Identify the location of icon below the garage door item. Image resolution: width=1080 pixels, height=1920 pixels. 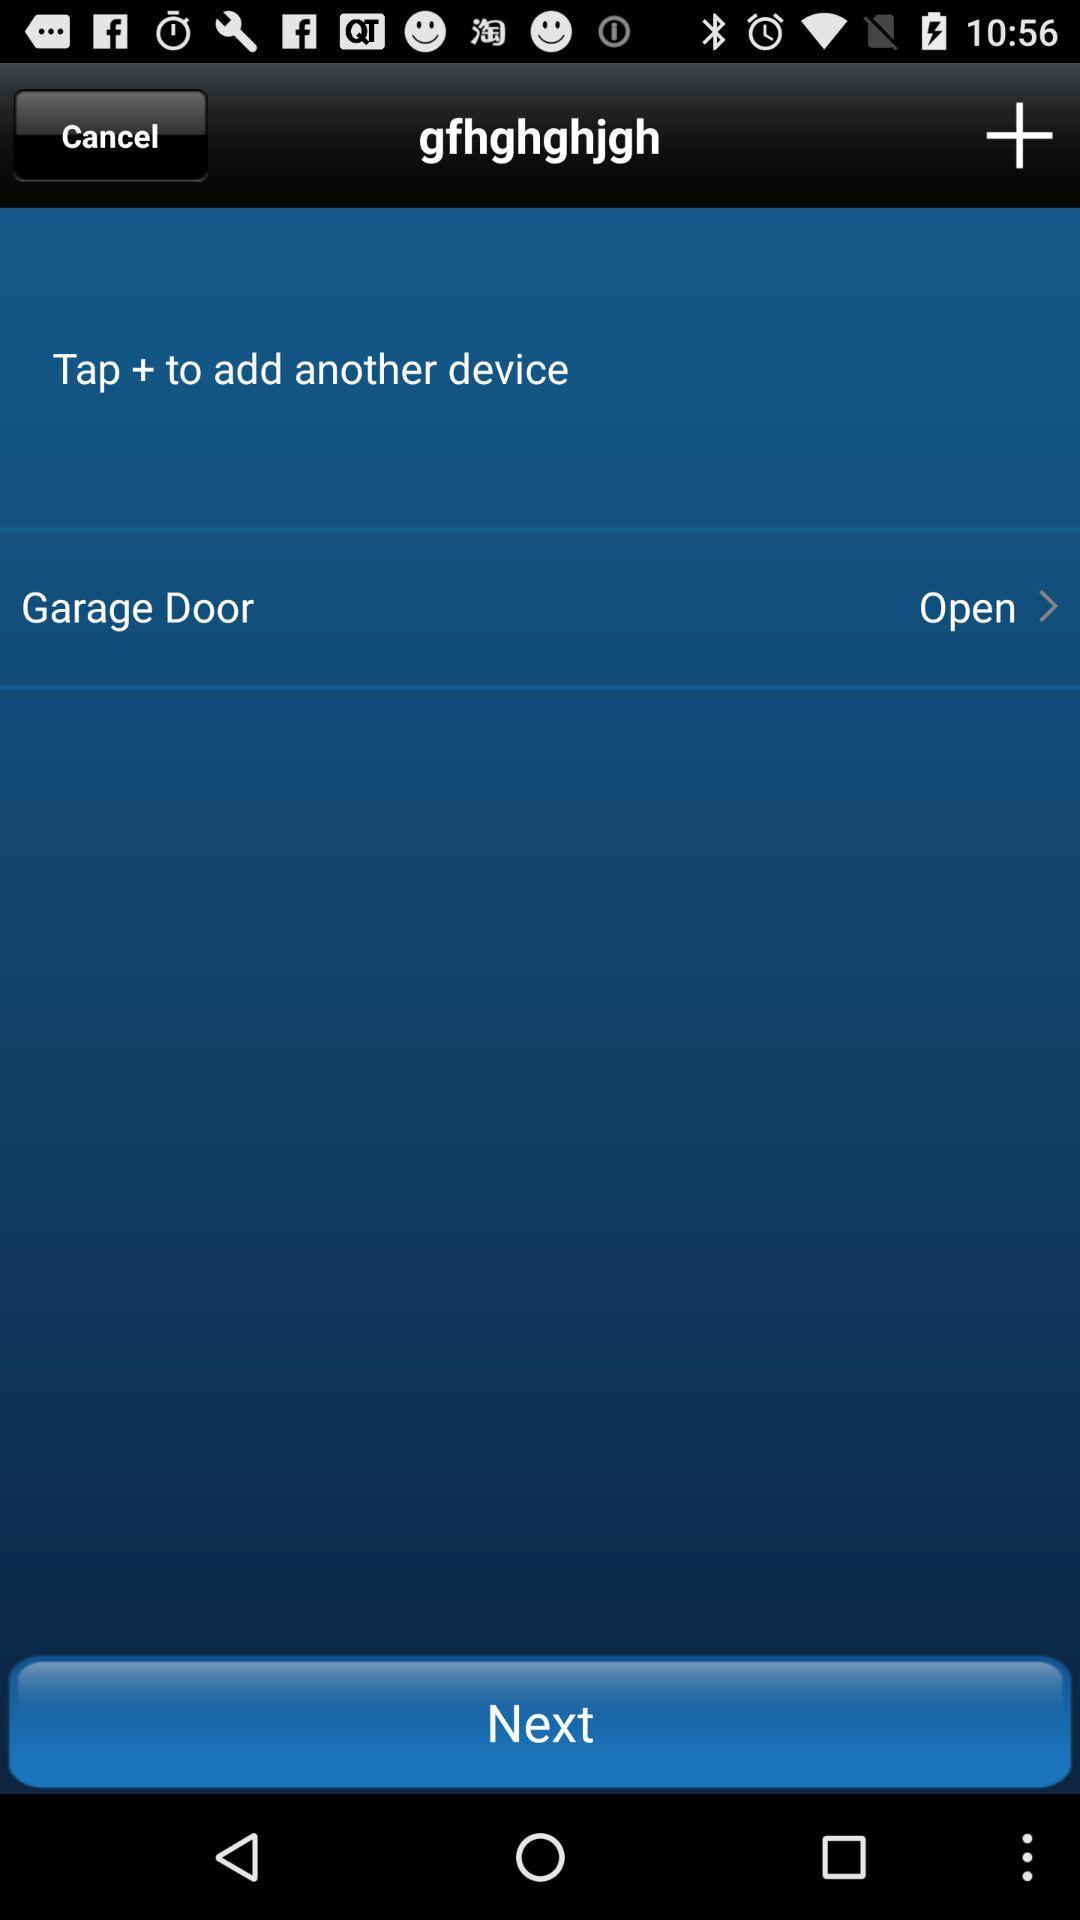
(540, 1720).